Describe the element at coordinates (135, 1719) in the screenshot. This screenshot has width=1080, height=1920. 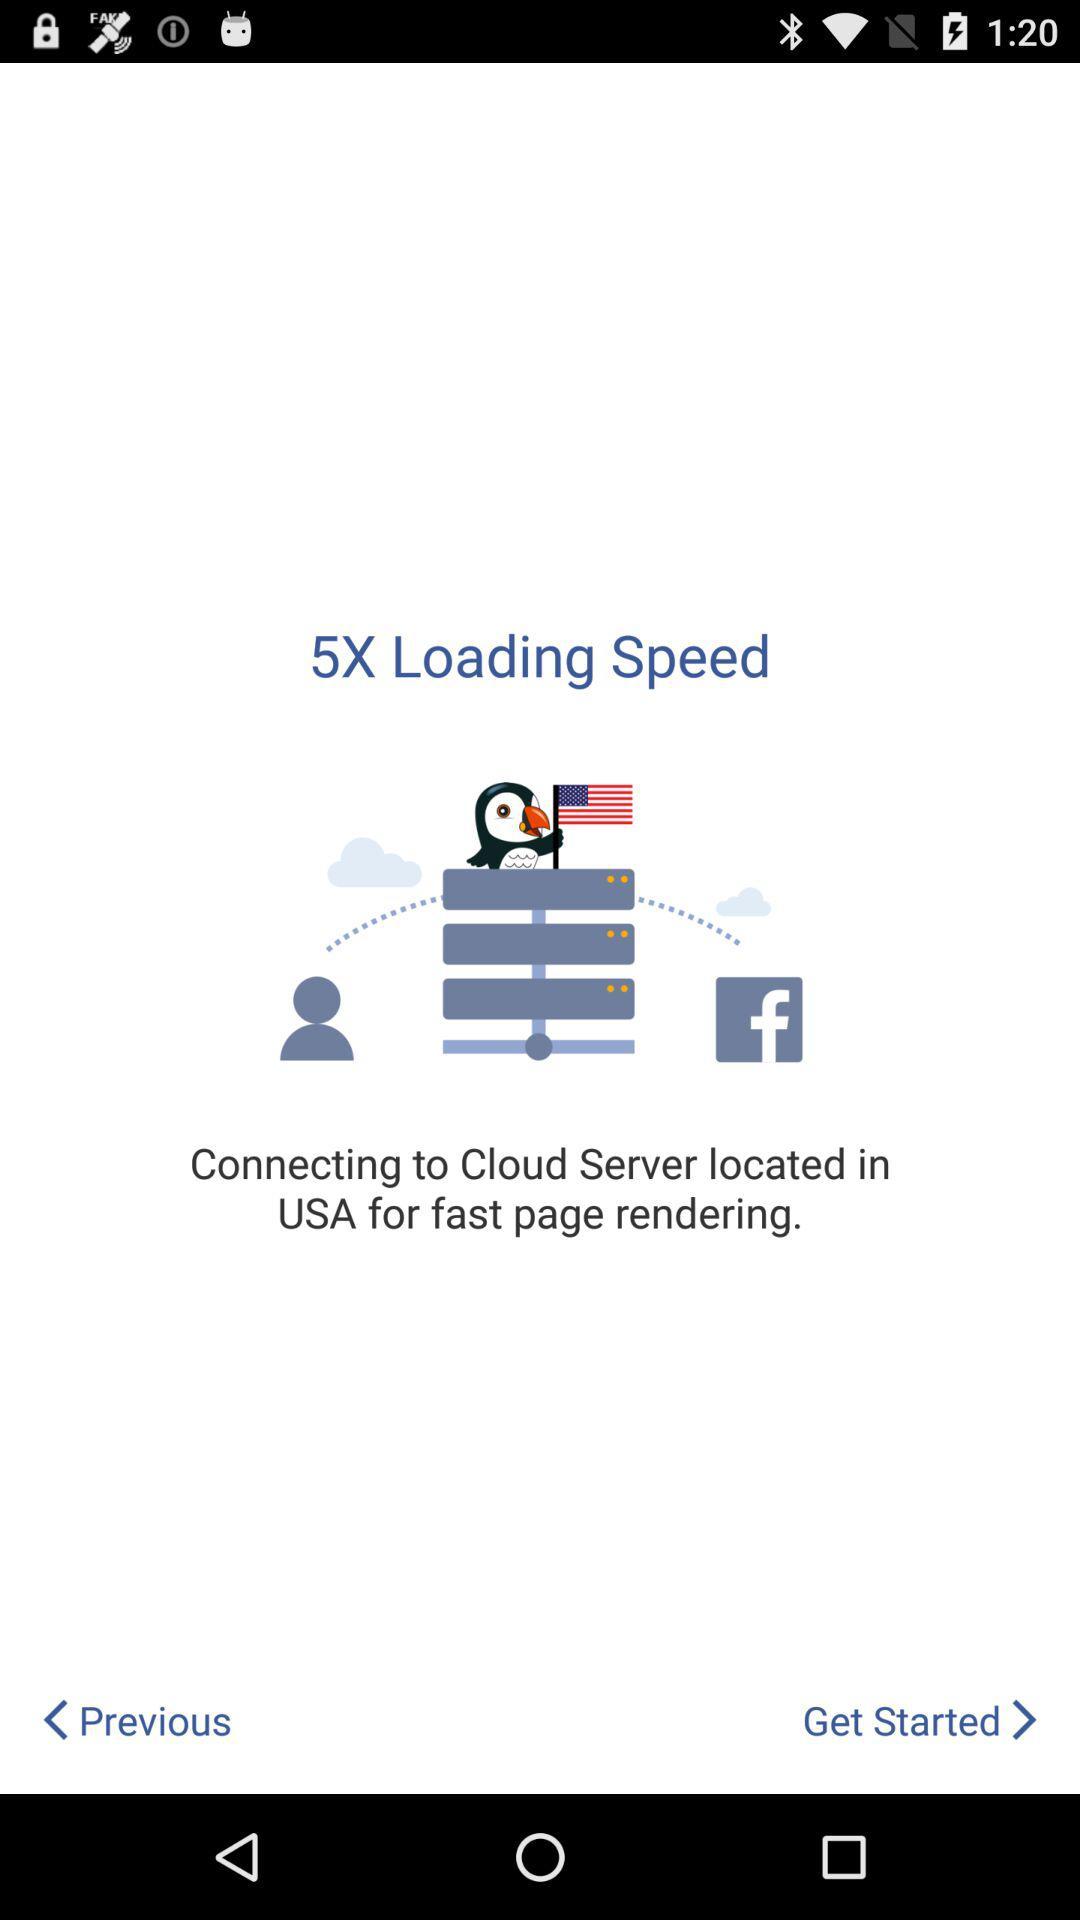
I see `the app next to get started app` at that location.